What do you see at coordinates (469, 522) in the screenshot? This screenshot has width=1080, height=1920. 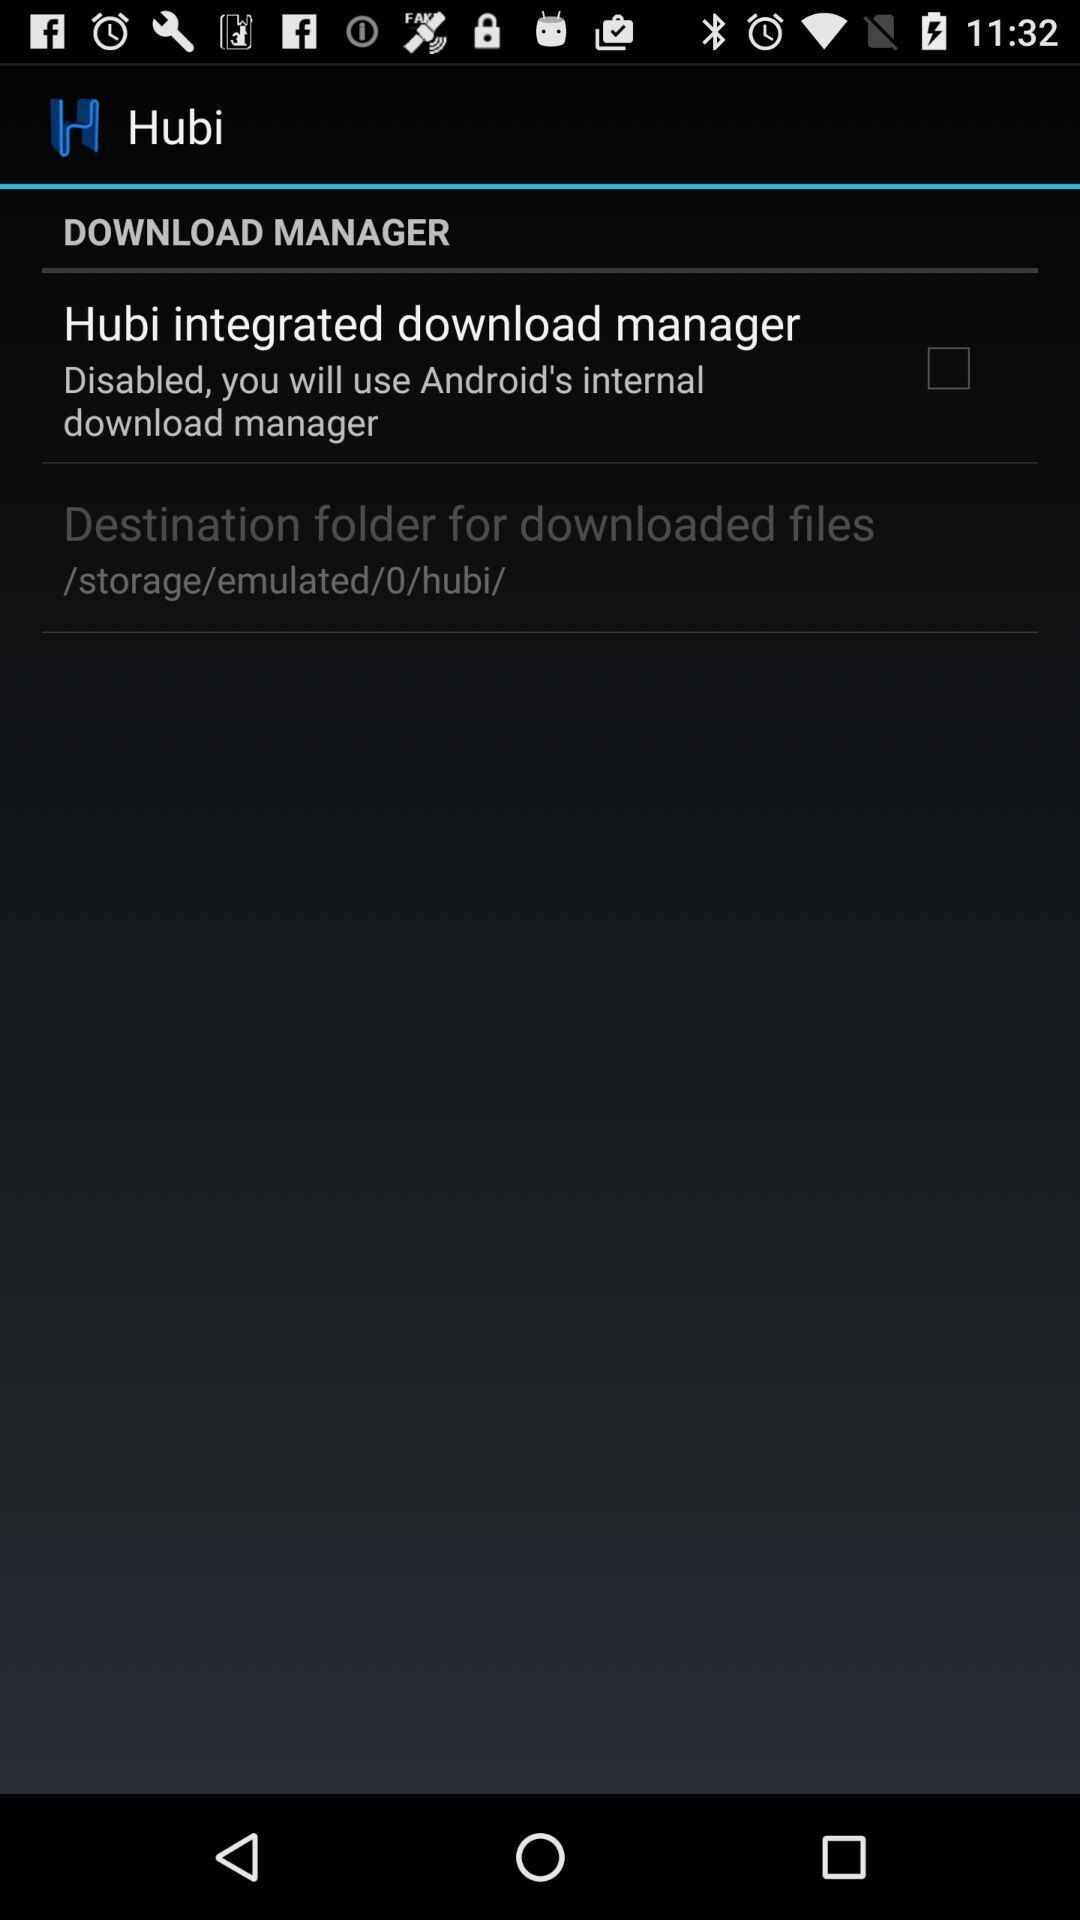 I see `the icon above storage emulated 0` at bounding box center [469, 522].